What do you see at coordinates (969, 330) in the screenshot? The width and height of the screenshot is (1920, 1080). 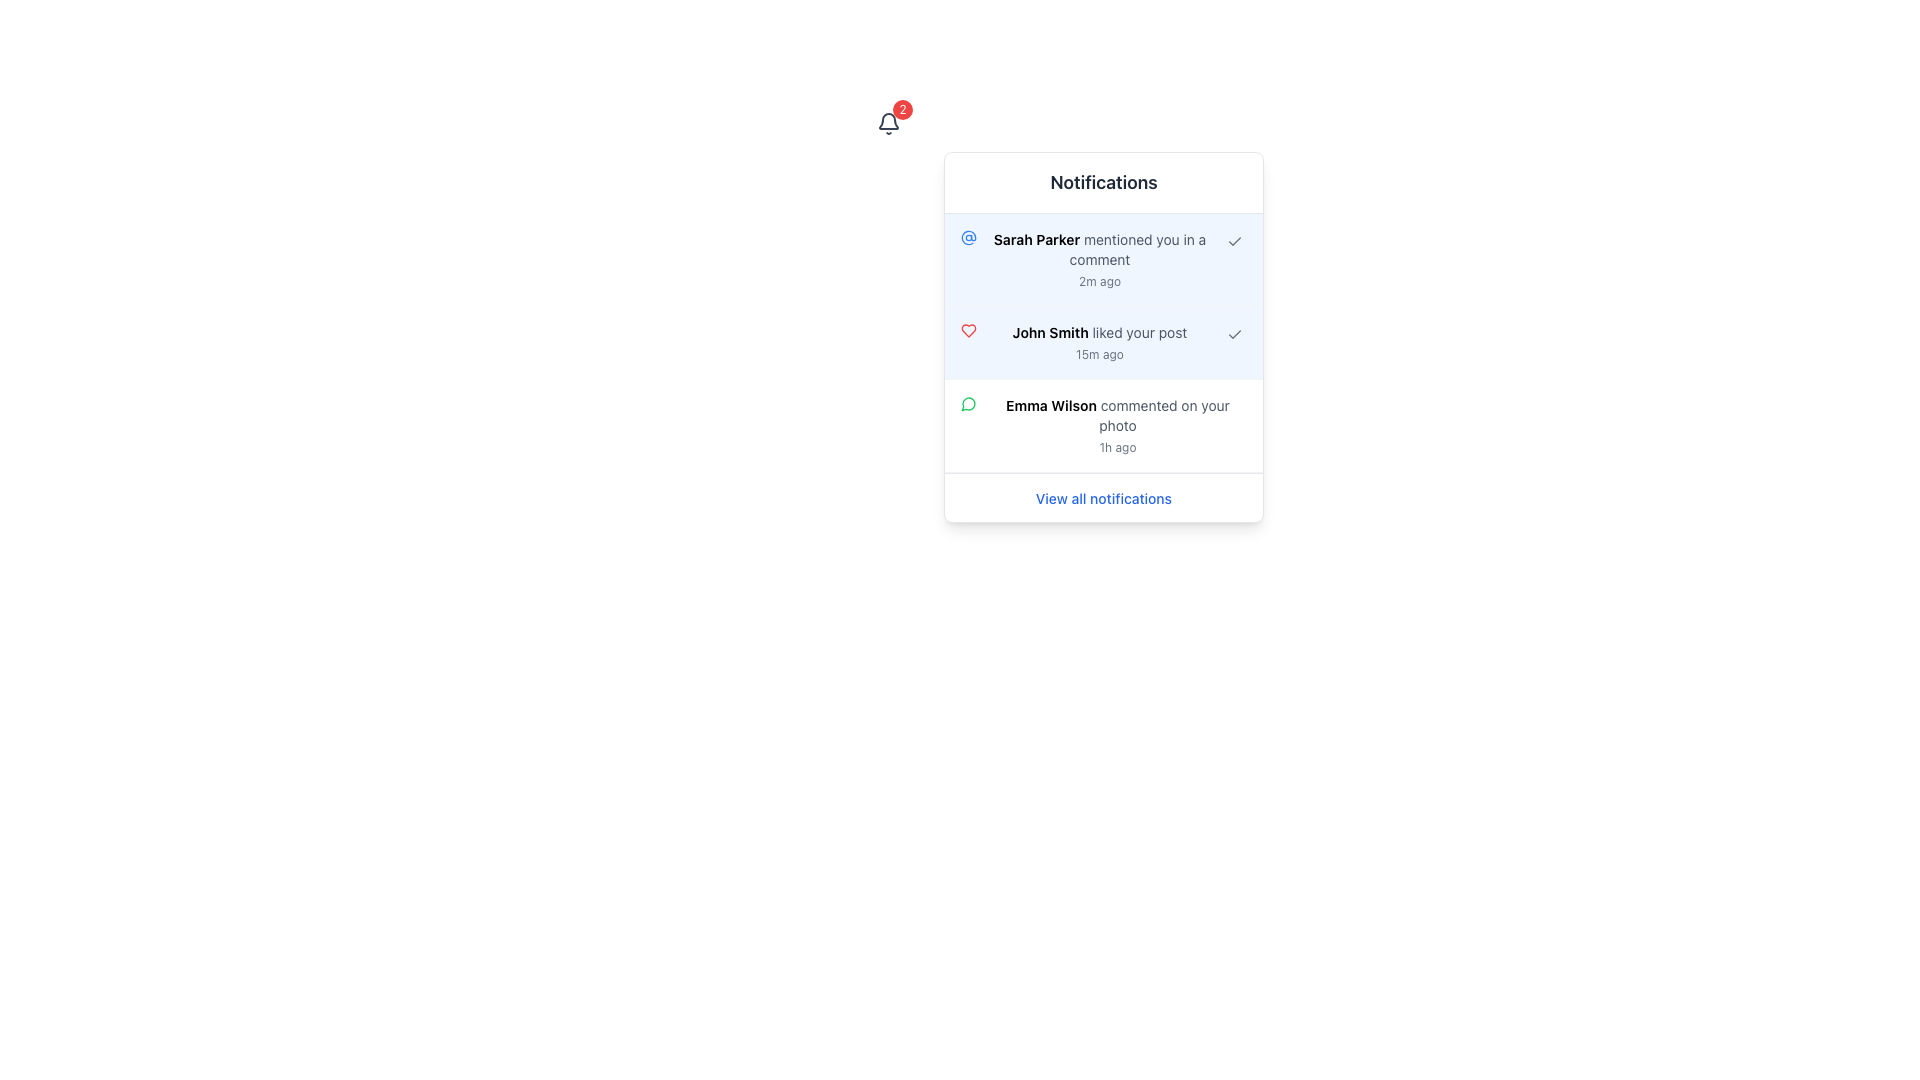 I see `the heart-shaped red icon located next to the notification text 'John Smith liked your post', which is the second entry in the notification list` at bounding box center [969, 330].